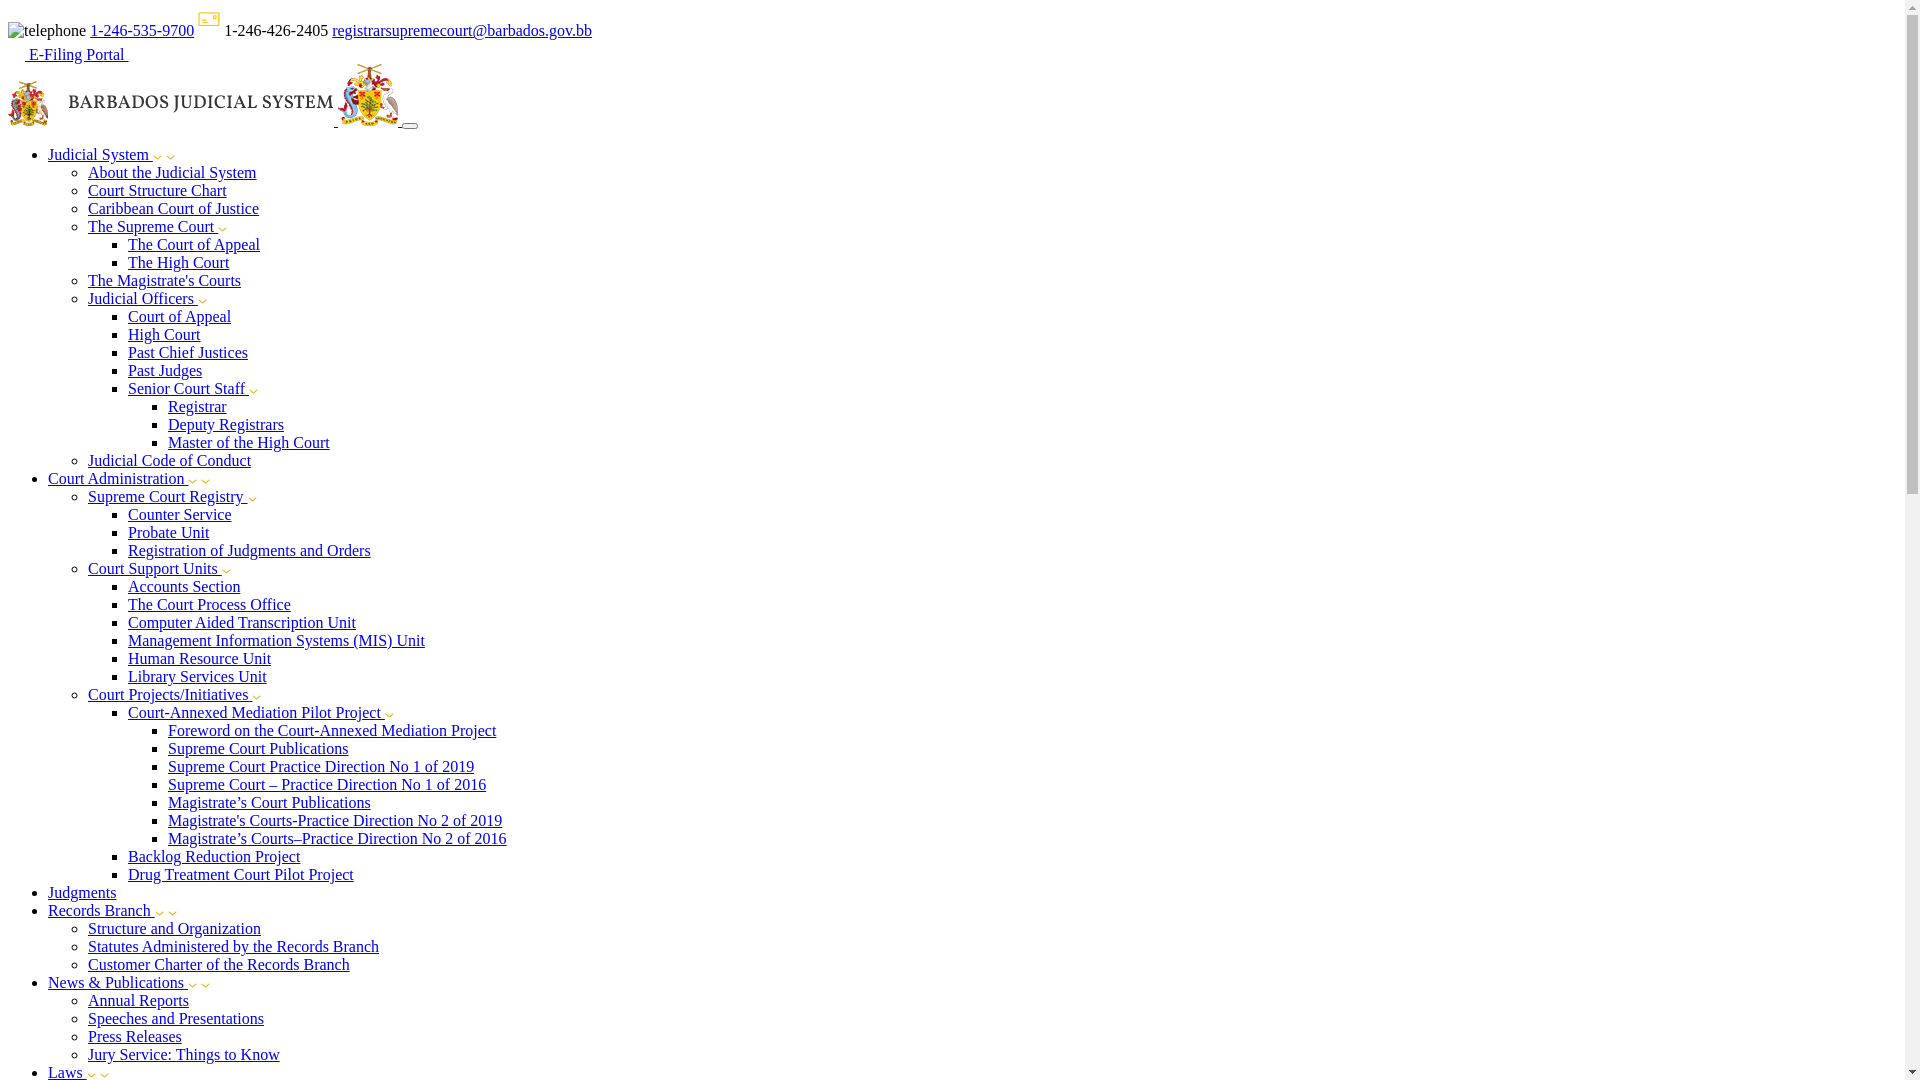  What do you see at coordinates (121, 981) in the screenshot?
I see `'News & Publications'` at bounding box center [121, 981].